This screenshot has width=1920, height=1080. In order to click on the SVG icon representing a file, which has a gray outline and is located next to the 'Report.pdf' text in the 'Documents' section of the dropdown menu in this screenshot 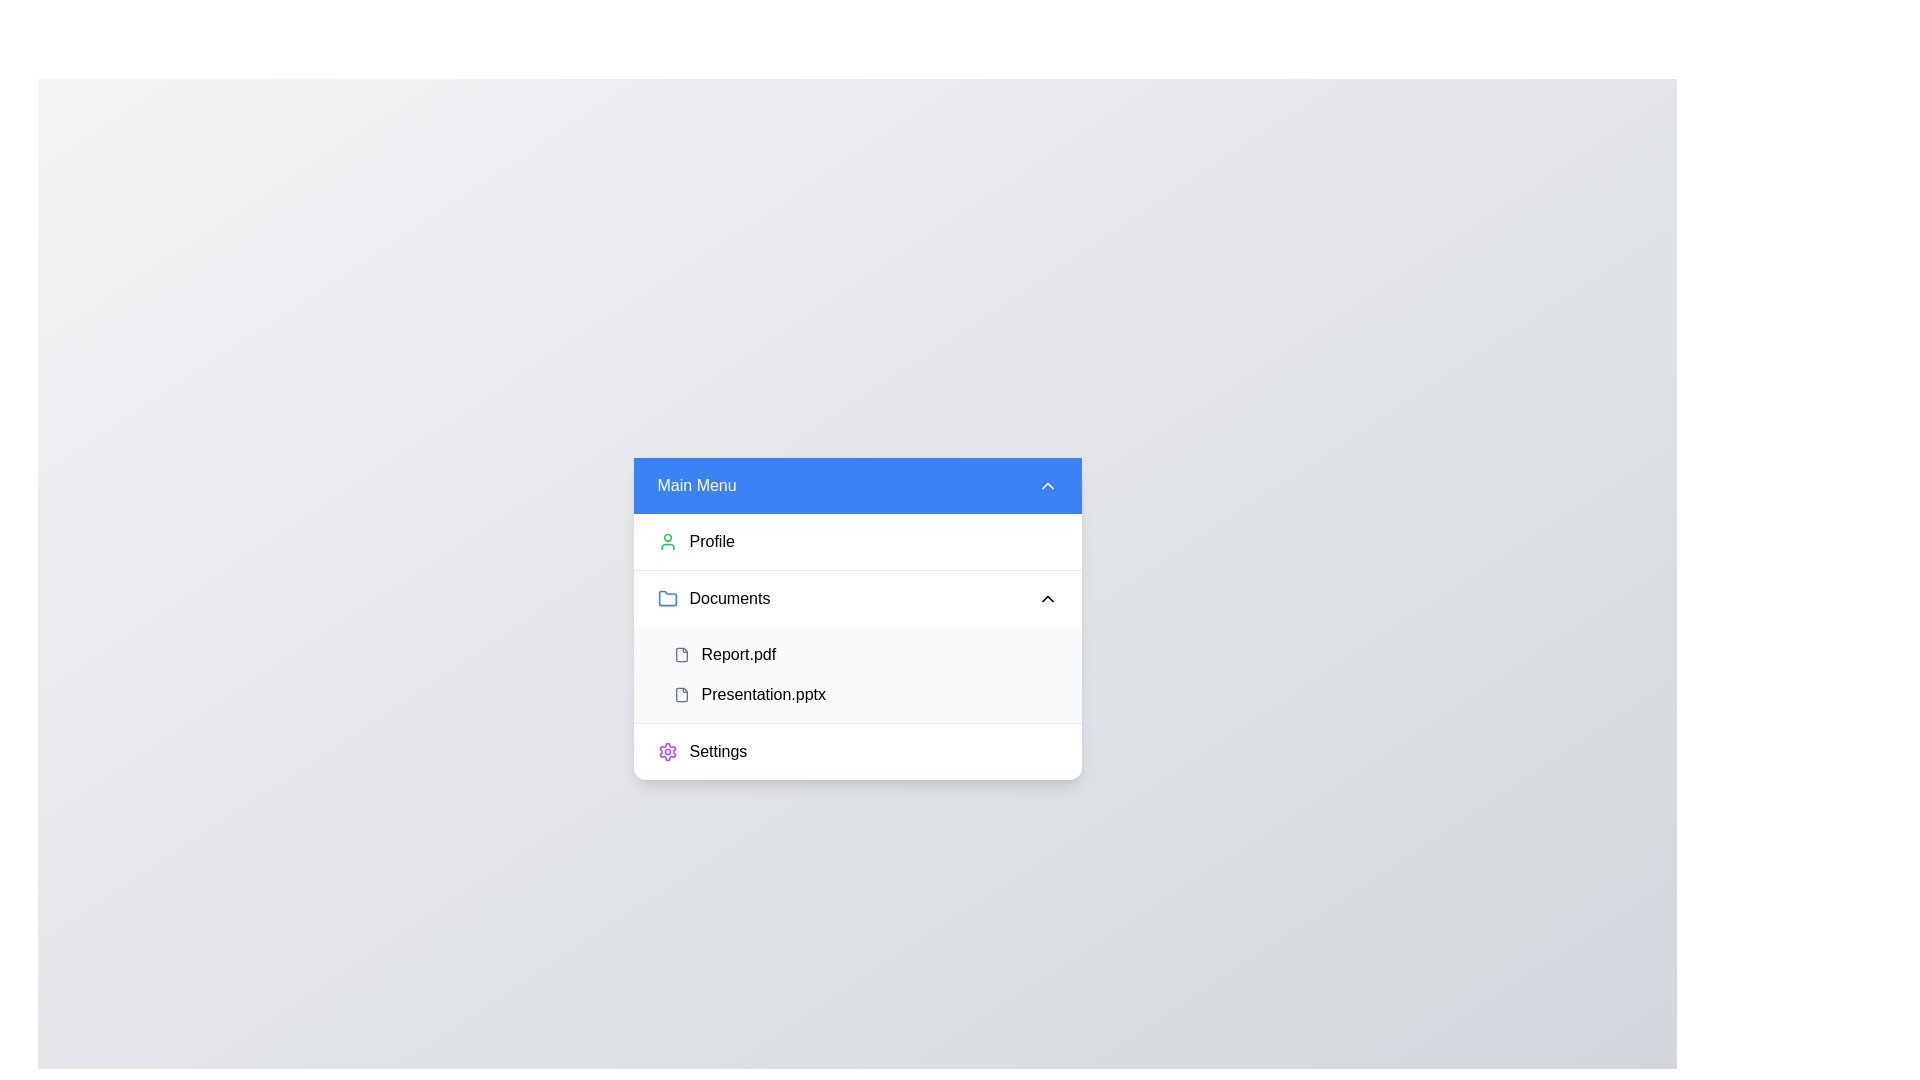, I will do `click(681, 655)`.